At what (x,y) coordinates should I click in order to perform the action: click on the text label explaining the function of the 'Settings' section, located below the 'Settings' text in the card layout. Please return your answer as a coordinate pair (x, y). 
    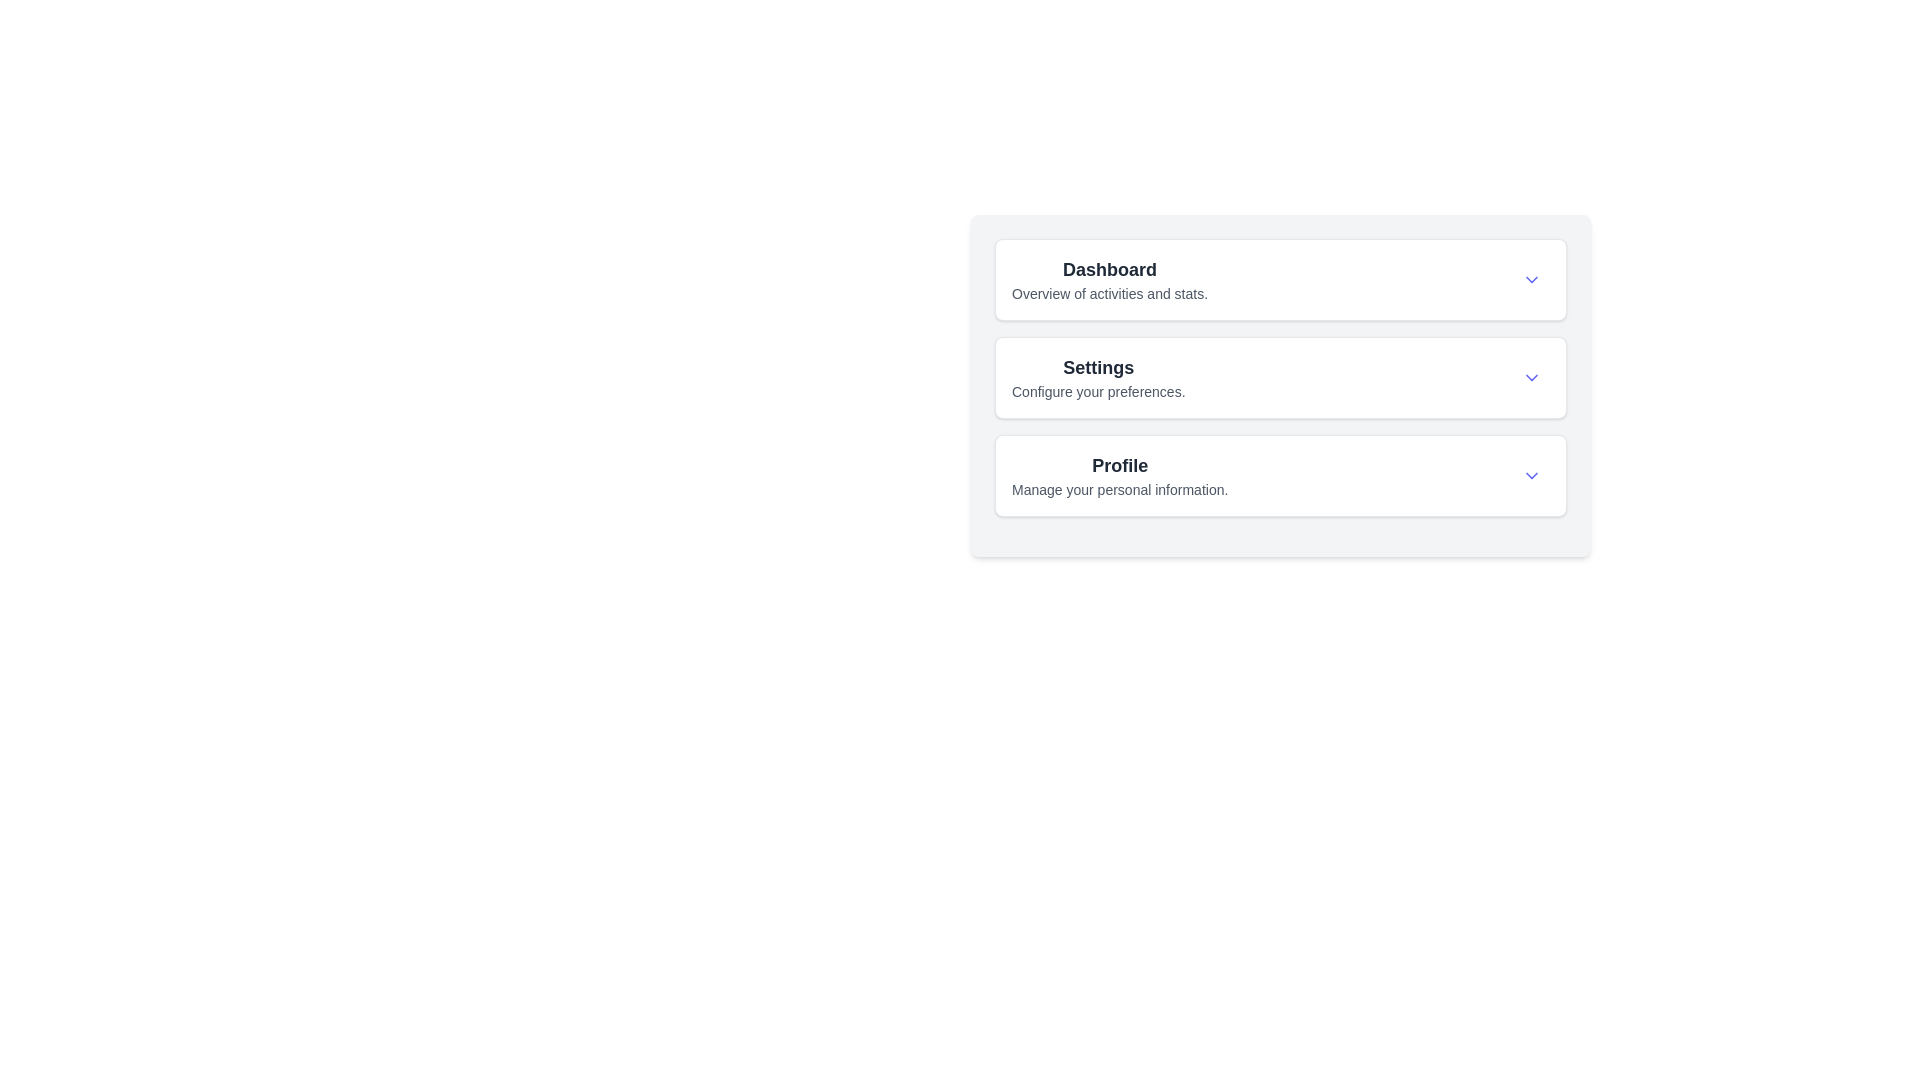
    Looking at the image, I should click on (1097, 392).